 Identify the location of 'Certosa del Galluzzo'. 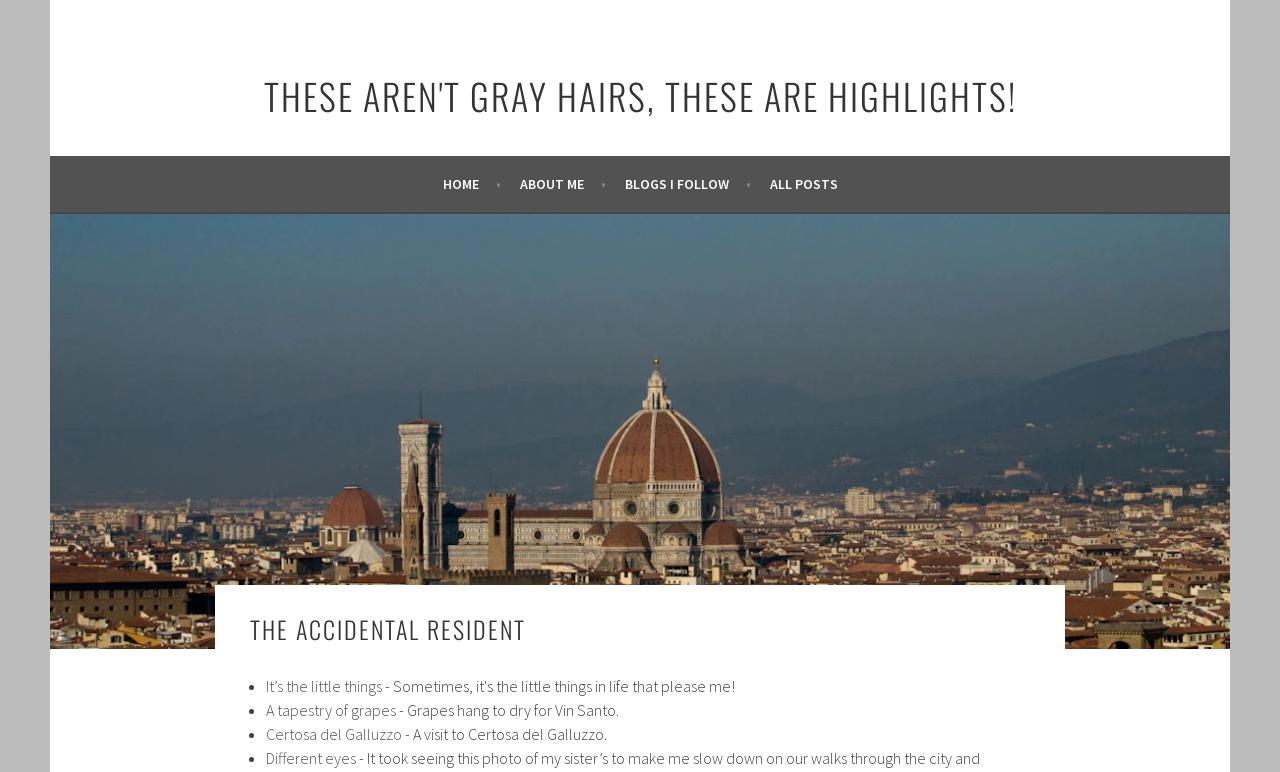
(264, 733).